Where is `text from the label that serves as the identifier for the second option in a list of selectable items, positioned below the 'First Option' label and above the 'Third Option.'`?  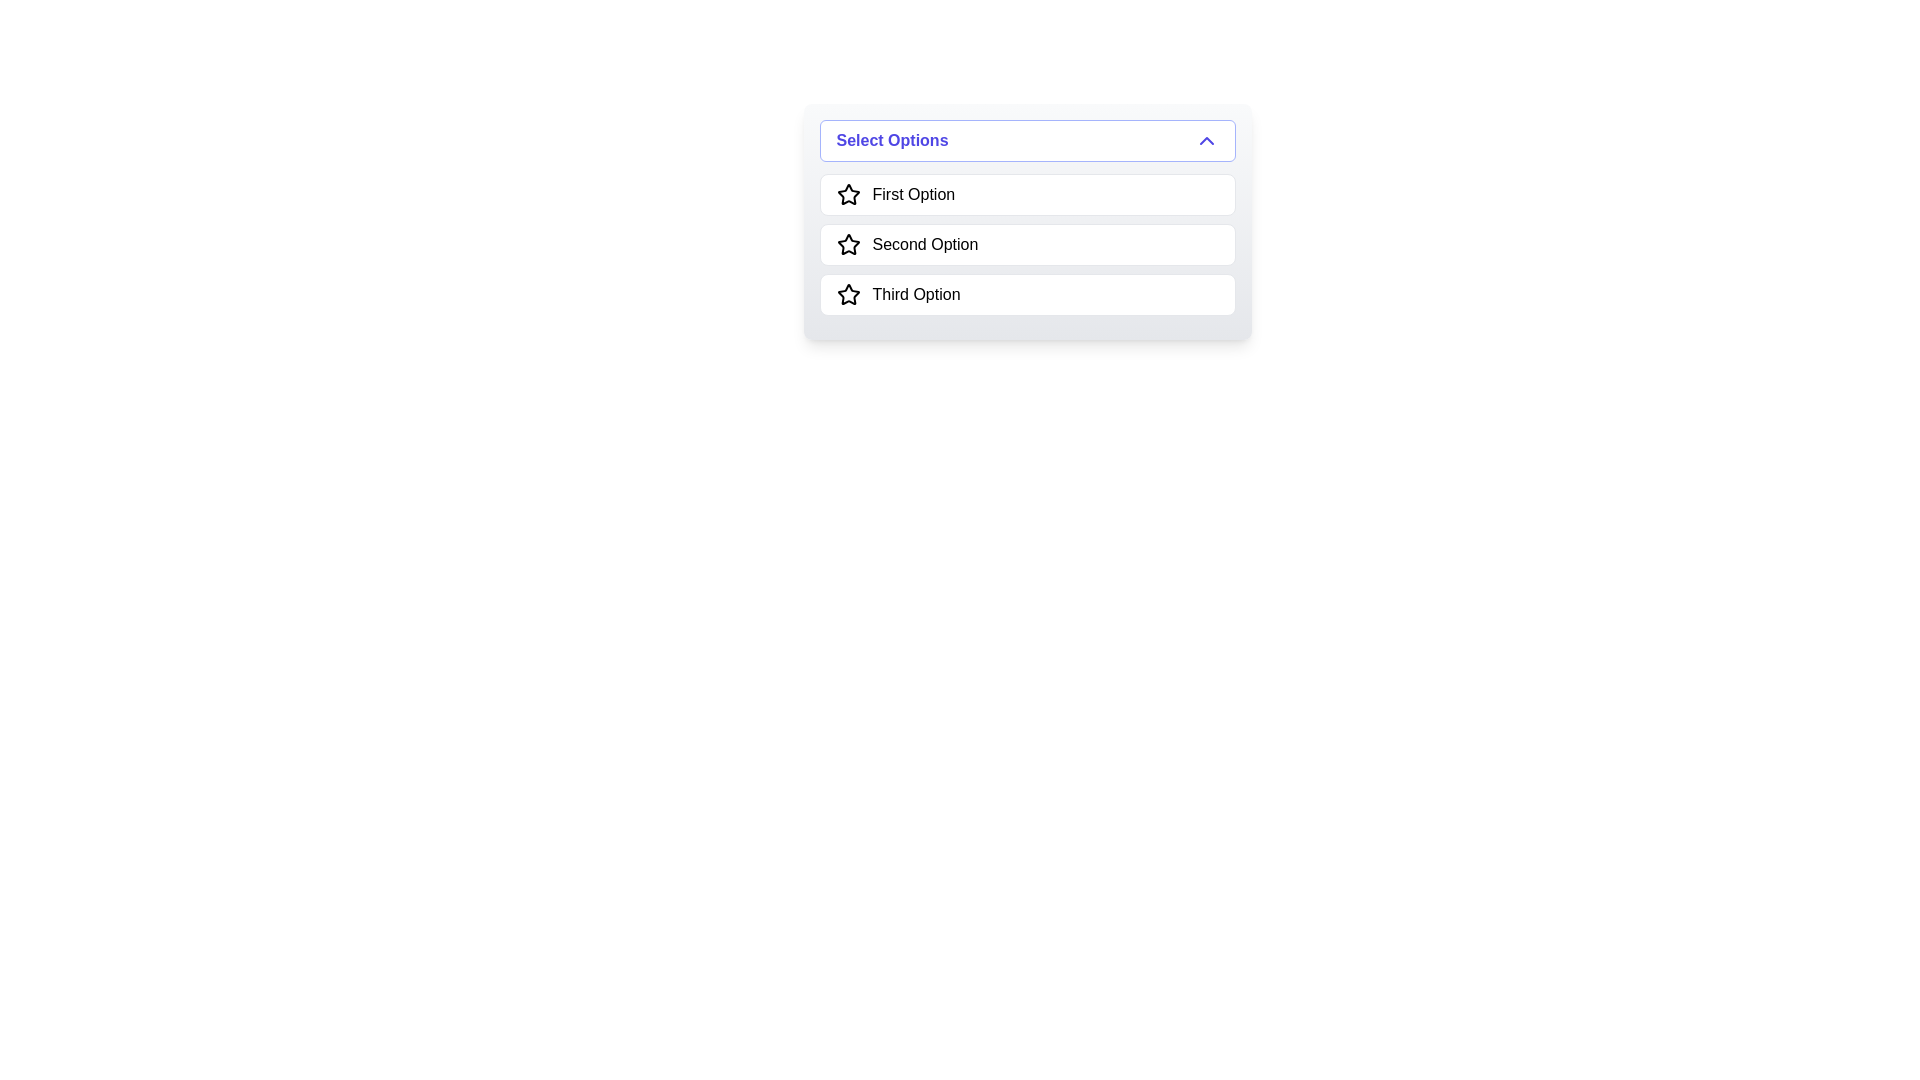 text from the label that serves as the identifier for the second option in a list of selectable items, positioned below the 'First Option' label and above the 'Third Option.' is located at coordinates (924, 244).